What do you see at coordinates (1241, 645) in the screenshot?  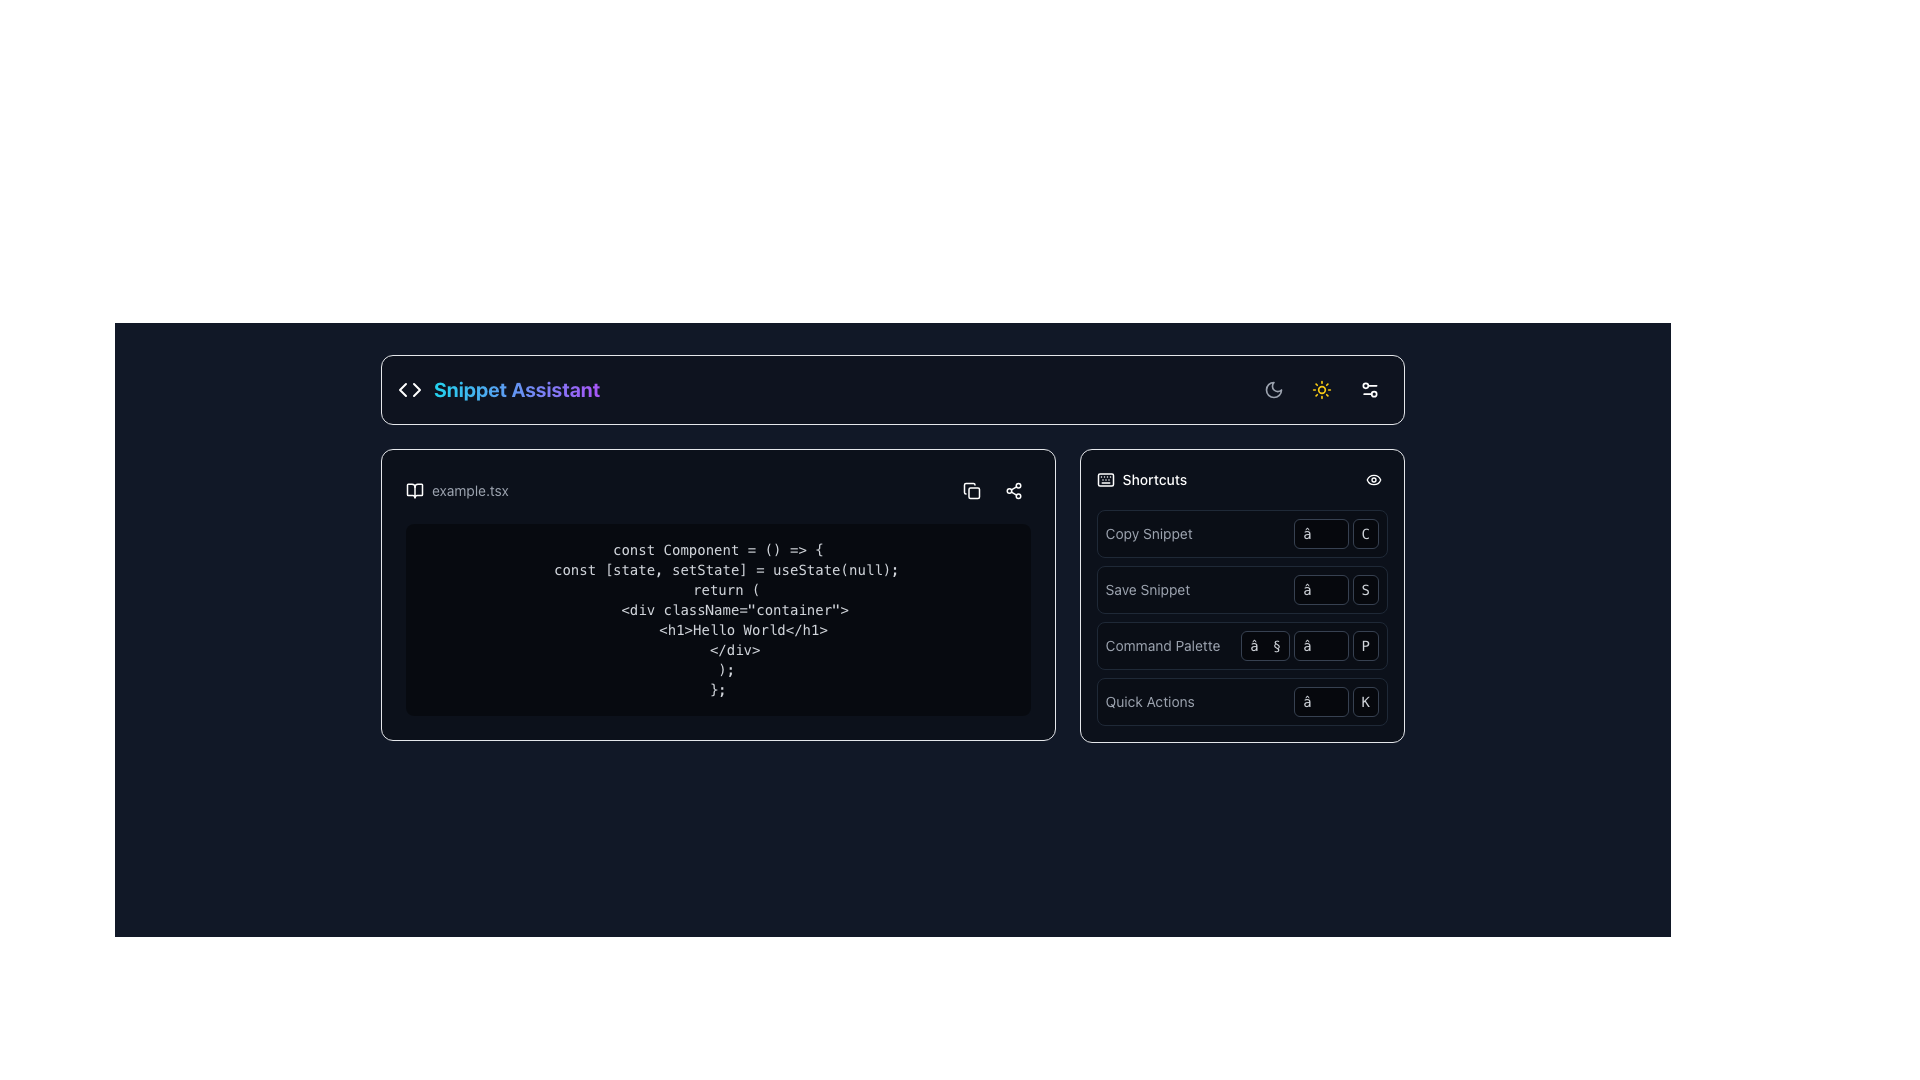 I see `the interactive button for the 'Command Palette', which is the third item in the vertical list of shortcut buttons on the right side of the interface, located between 'Save Snippet' and 'Quick Actions'` at bounding box center [1241, 645].